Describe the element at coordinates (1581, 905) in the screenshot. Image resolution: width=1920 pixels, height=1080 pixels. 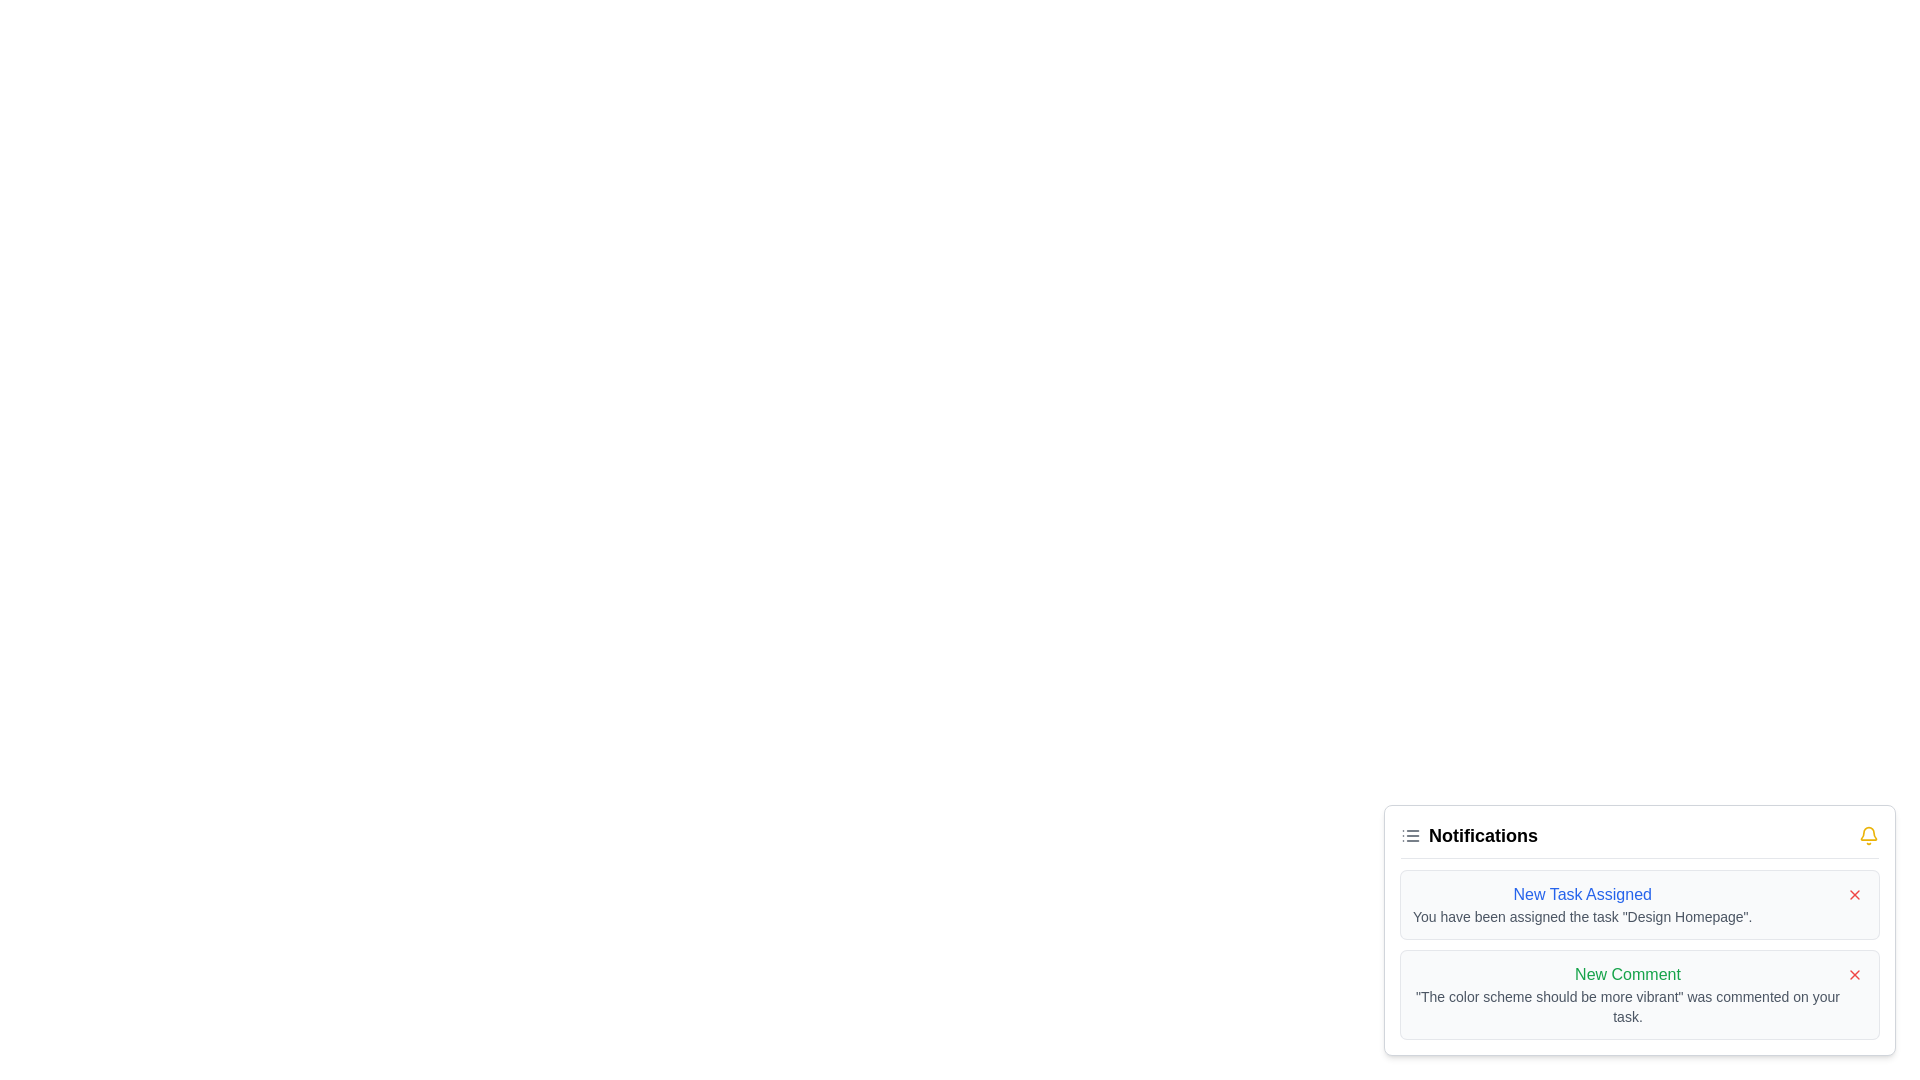
I see `the text block that notifies the user about a new task, located in the middle area of the notification panel, above the 'New Comment' notification` at that location.